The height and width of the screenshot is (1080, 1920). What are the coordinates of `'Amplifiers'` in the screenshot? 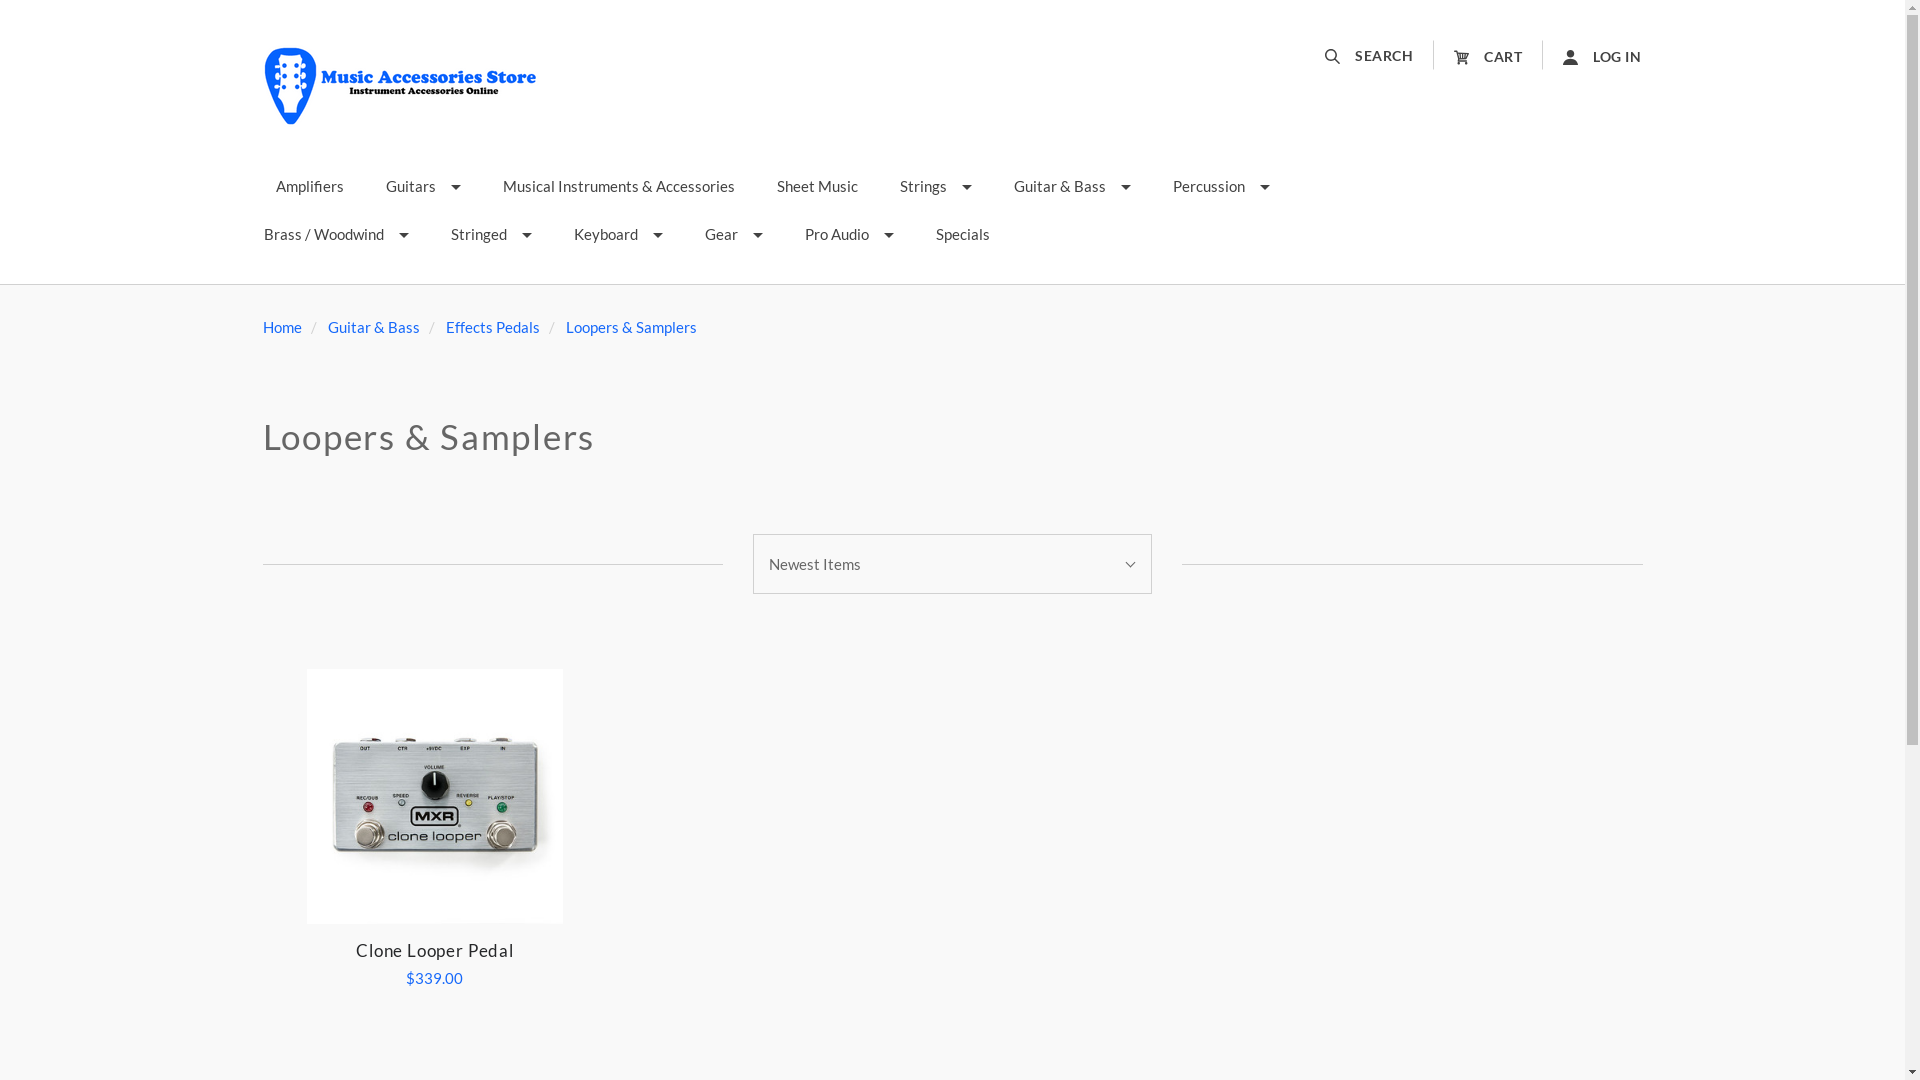 It's located at (258, 186).